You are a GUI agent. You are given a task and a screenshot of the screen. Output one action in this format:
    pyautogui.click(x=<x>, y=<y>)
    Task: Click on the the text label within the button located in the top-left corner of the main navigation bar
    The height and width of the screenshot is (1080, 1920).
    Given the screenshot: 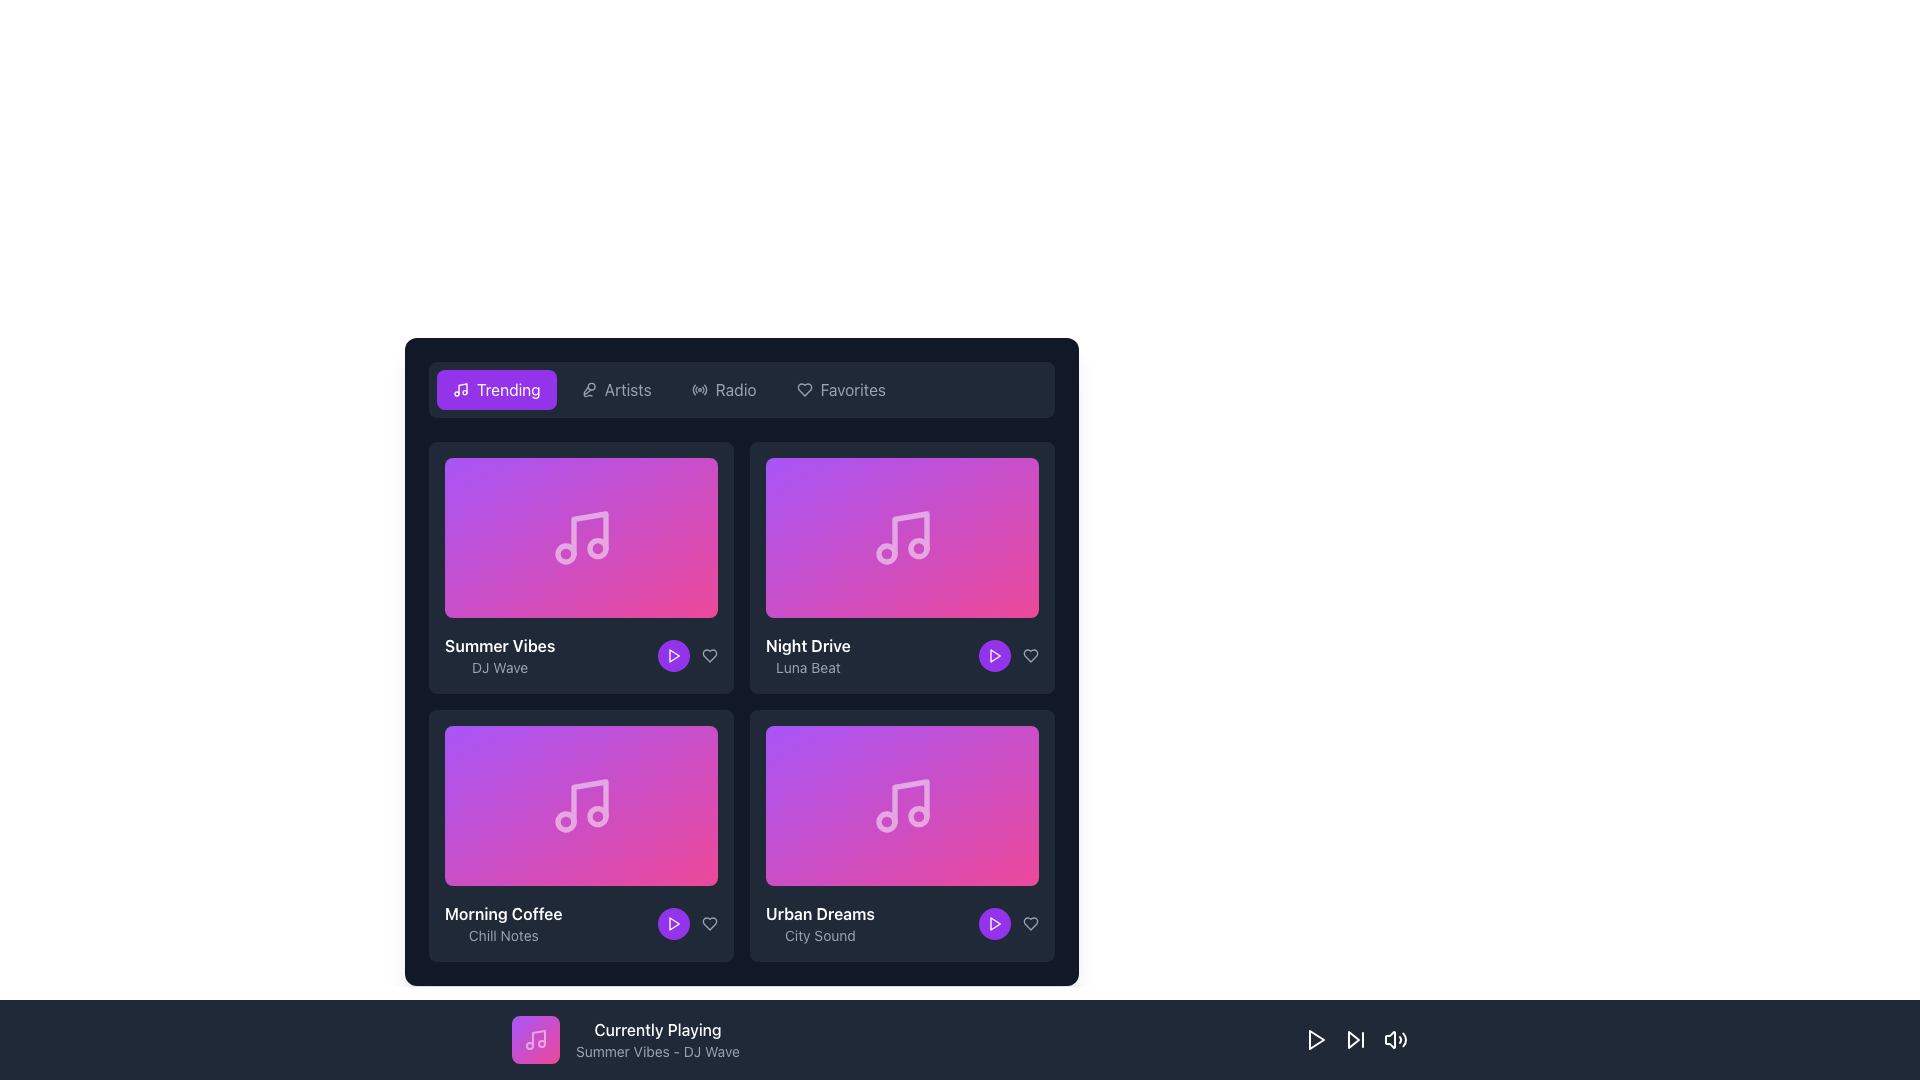 What is the action you would take?
    pyautogui.click(x=508, y=389)
    